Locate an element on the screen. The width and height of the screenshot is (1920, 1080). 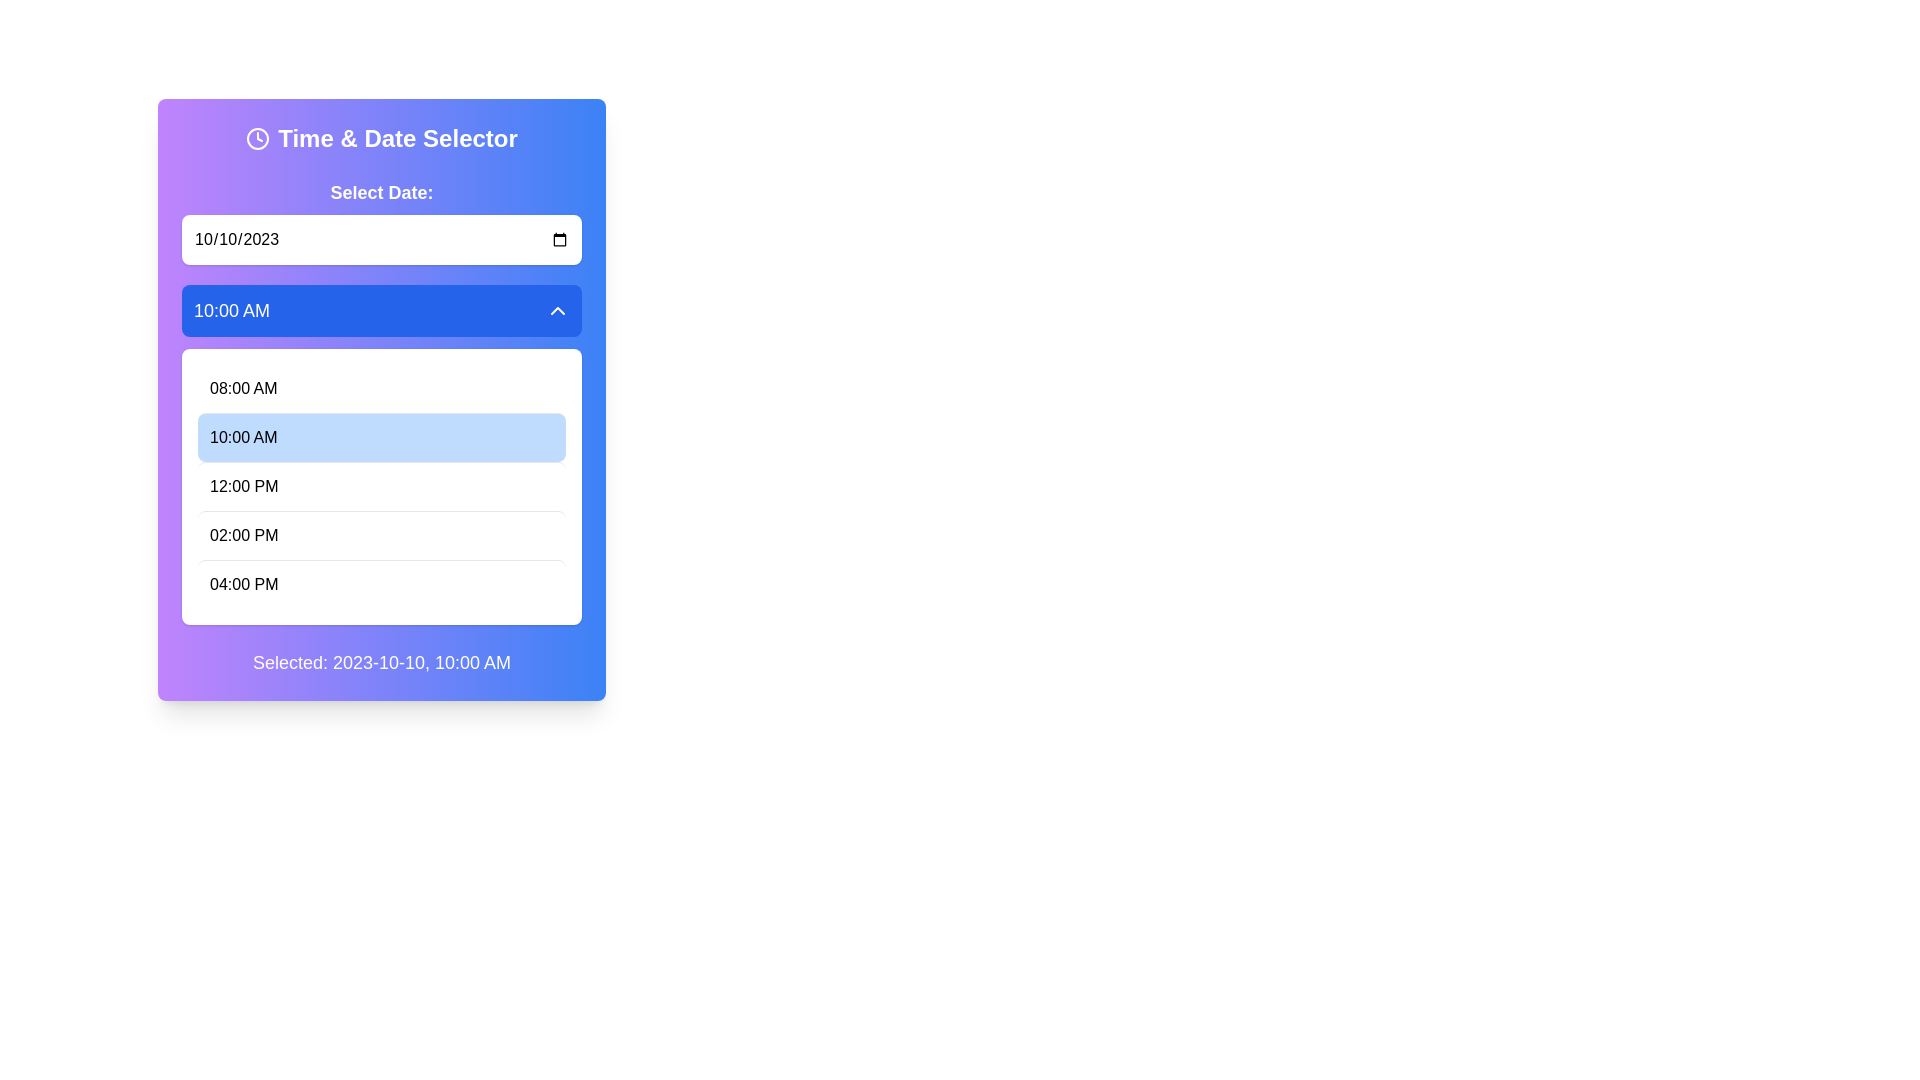
the third time slot in the dropdown labeled '12:00 PM' for navigation is located at coordinates (382, 486).